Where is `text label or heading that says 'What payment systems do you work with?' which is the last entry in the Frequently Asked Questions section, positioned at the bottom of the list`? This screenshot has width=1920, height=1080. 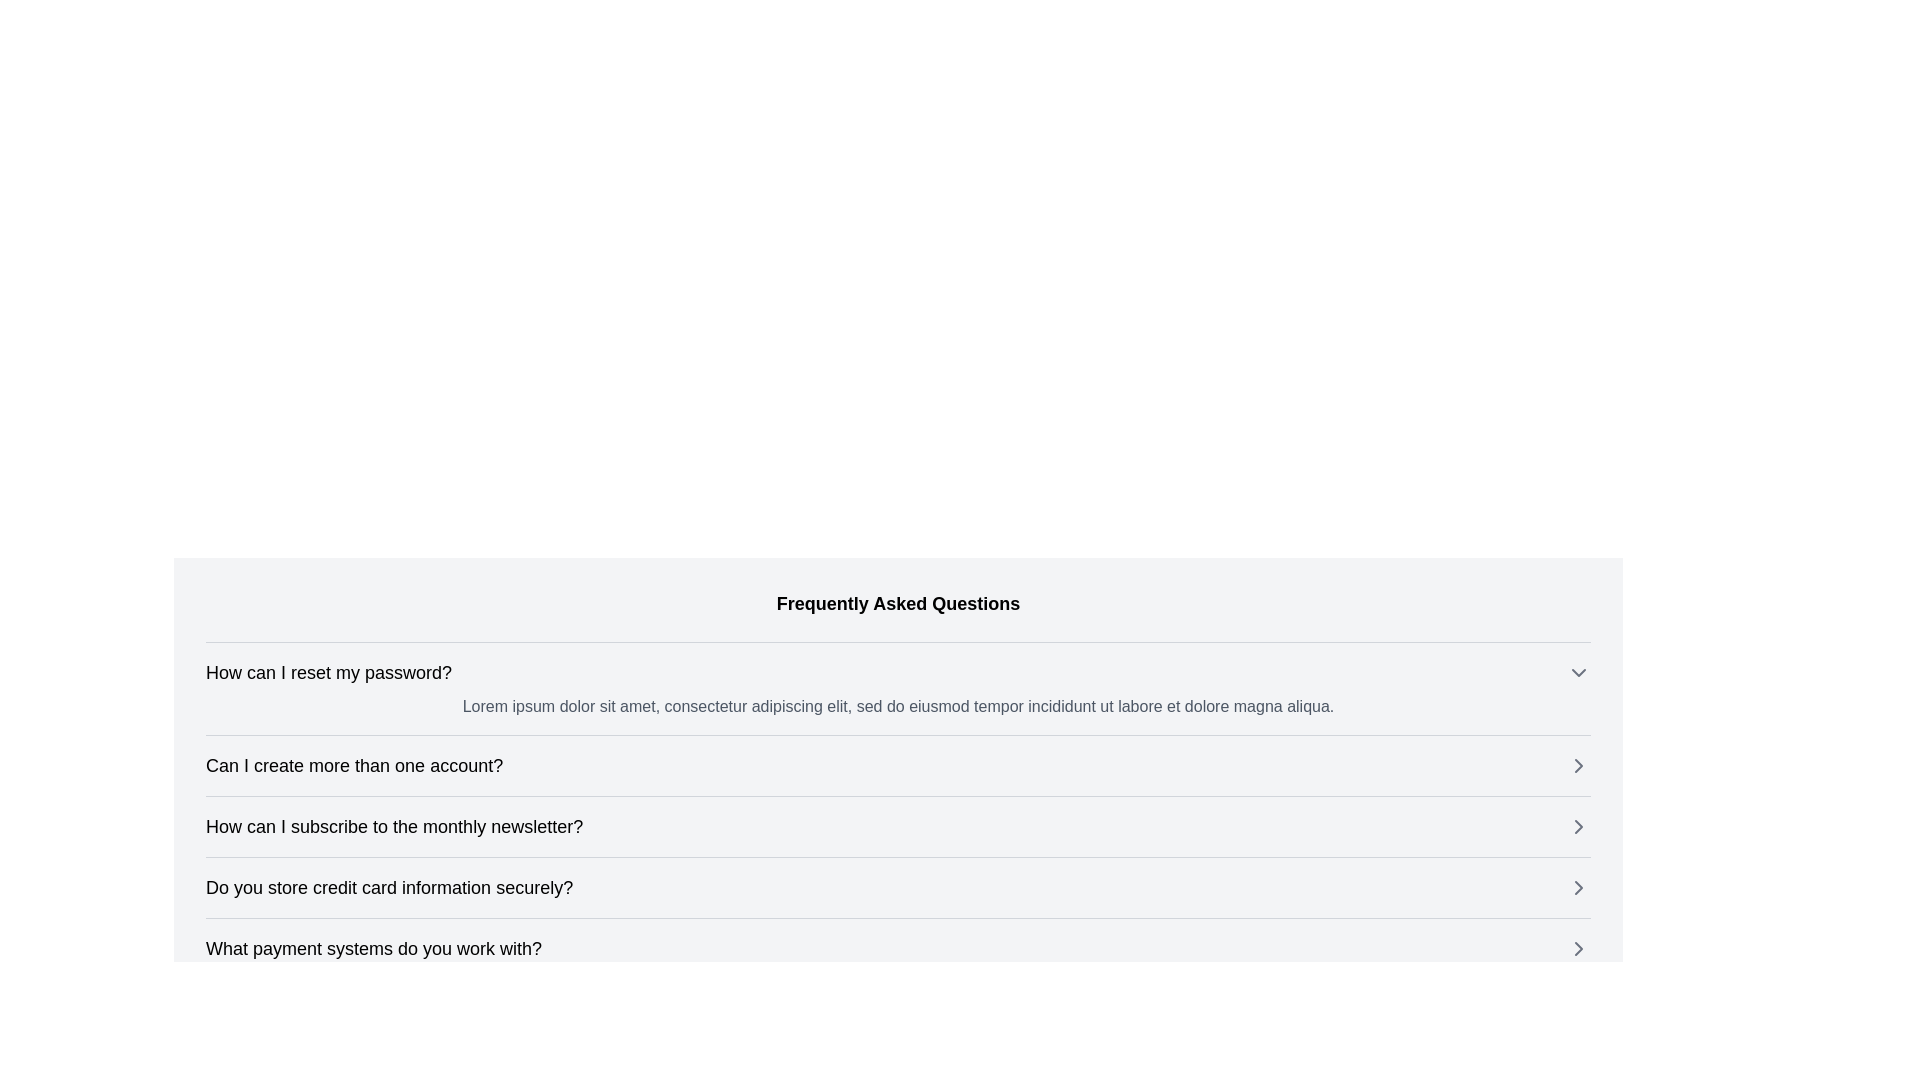
text label or heading that says 'What payment systems do you work with?' which is the last entry in the Frequently Asked Questions section, positioned at the bottom of the list is located at coordinates (374, 947).